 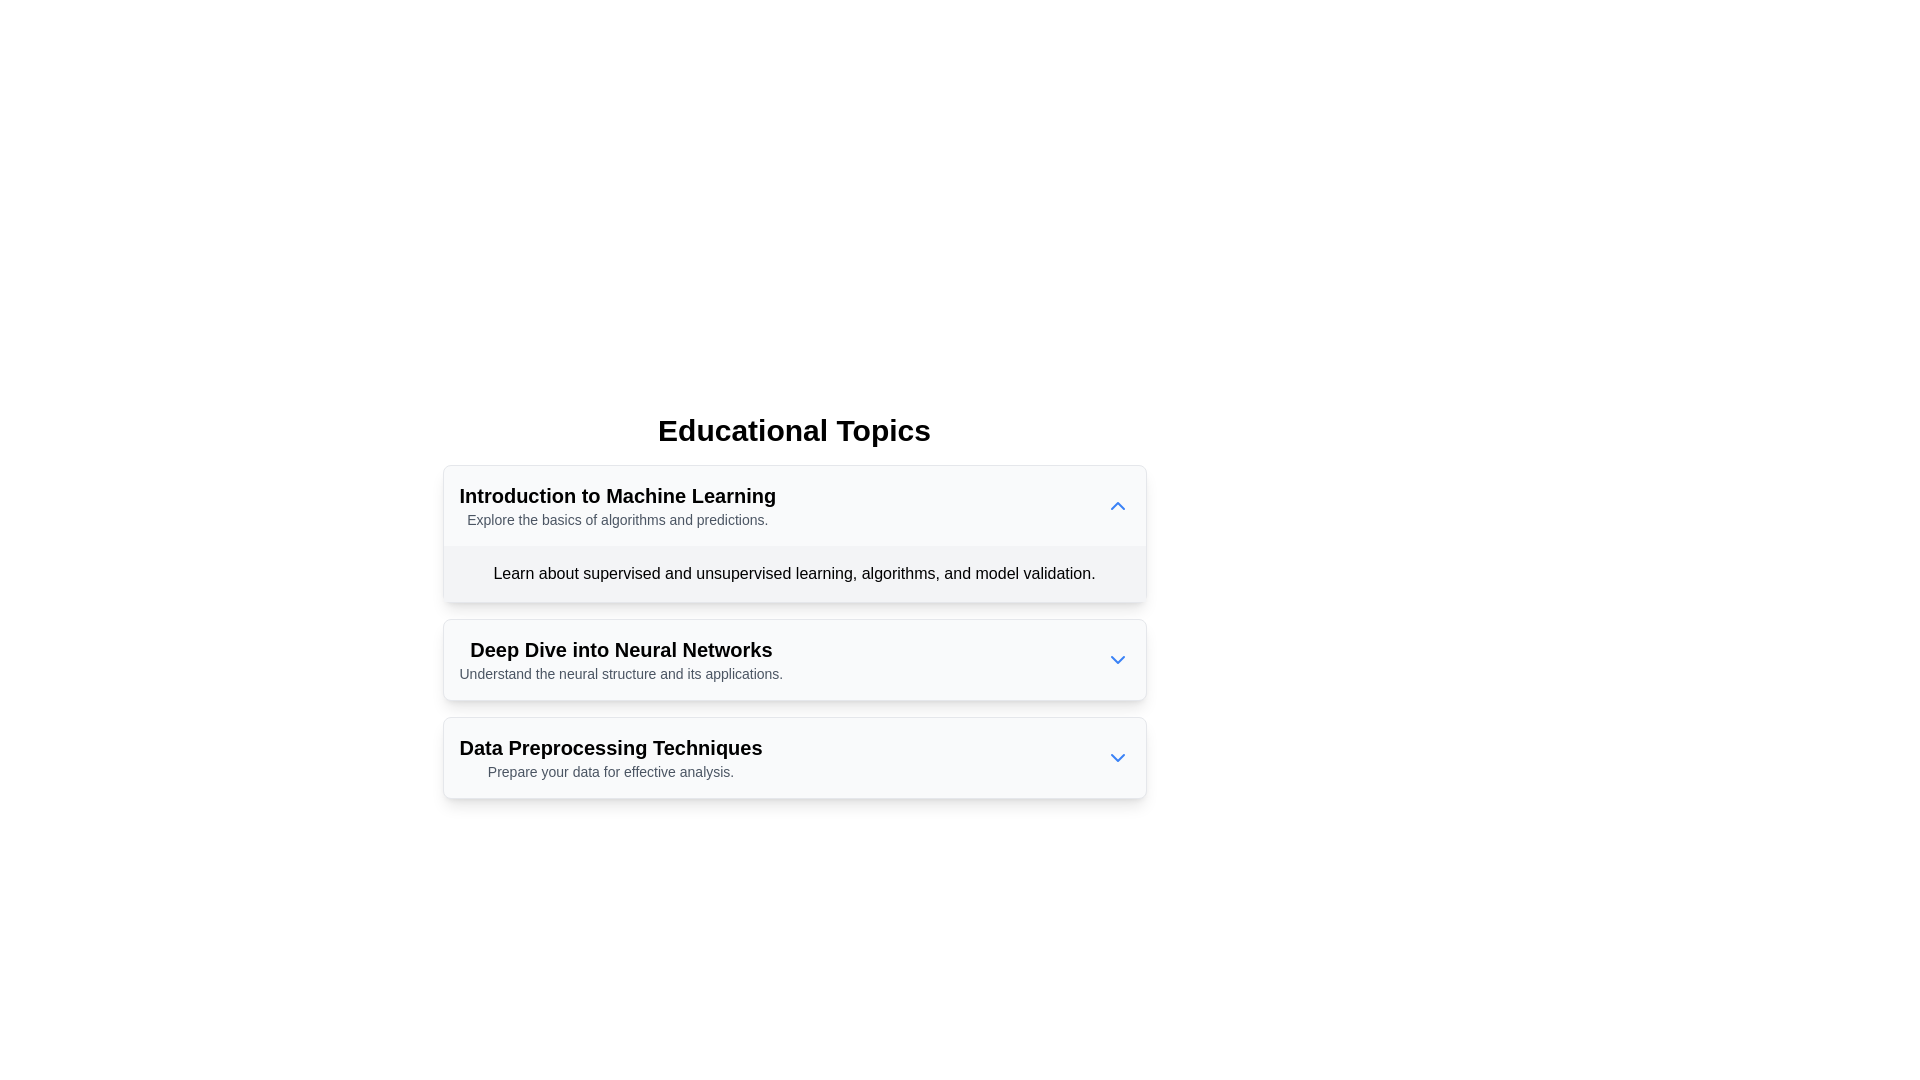 I want to click on the Collapsible header section titled 'Deep Dive into Neural Networks', so click(x=793, y=659).